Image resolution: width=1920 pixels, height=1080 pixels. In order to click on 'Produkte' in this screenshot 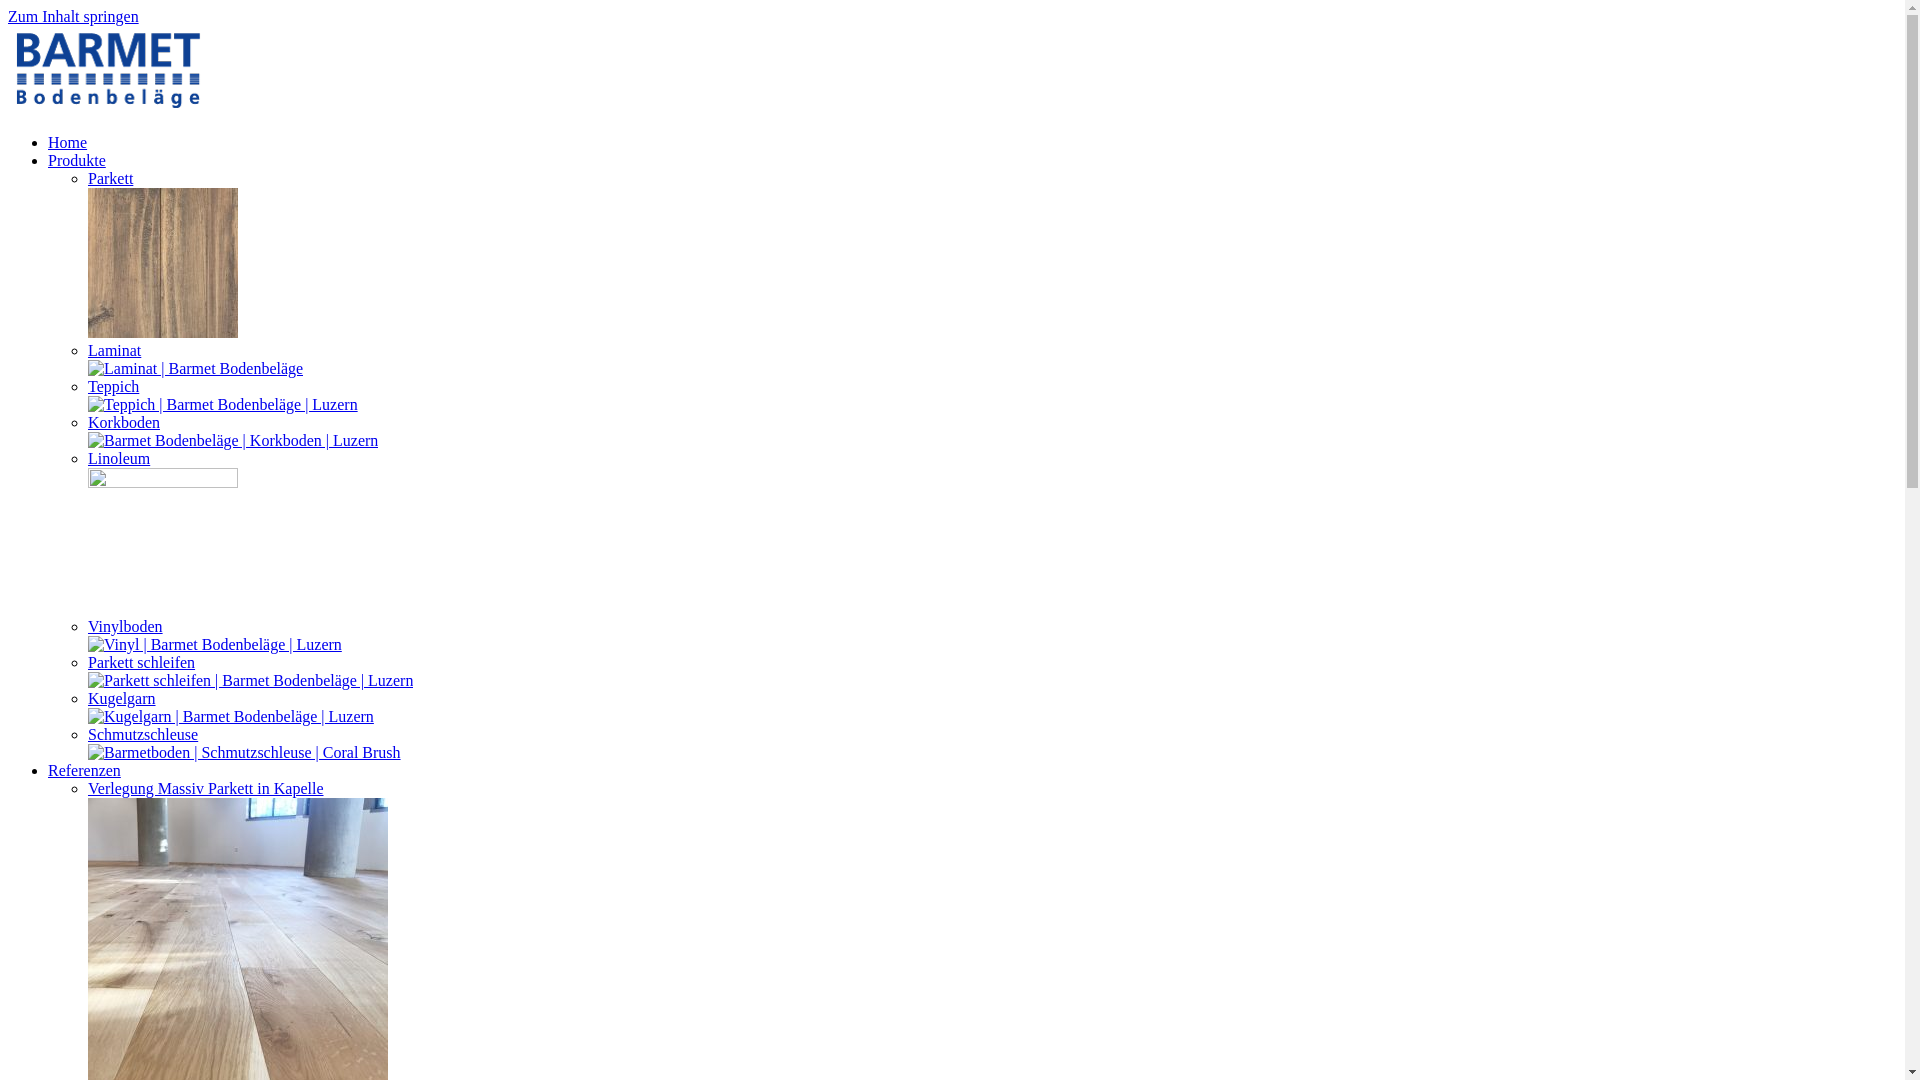, I will do `click(76, 159)`.